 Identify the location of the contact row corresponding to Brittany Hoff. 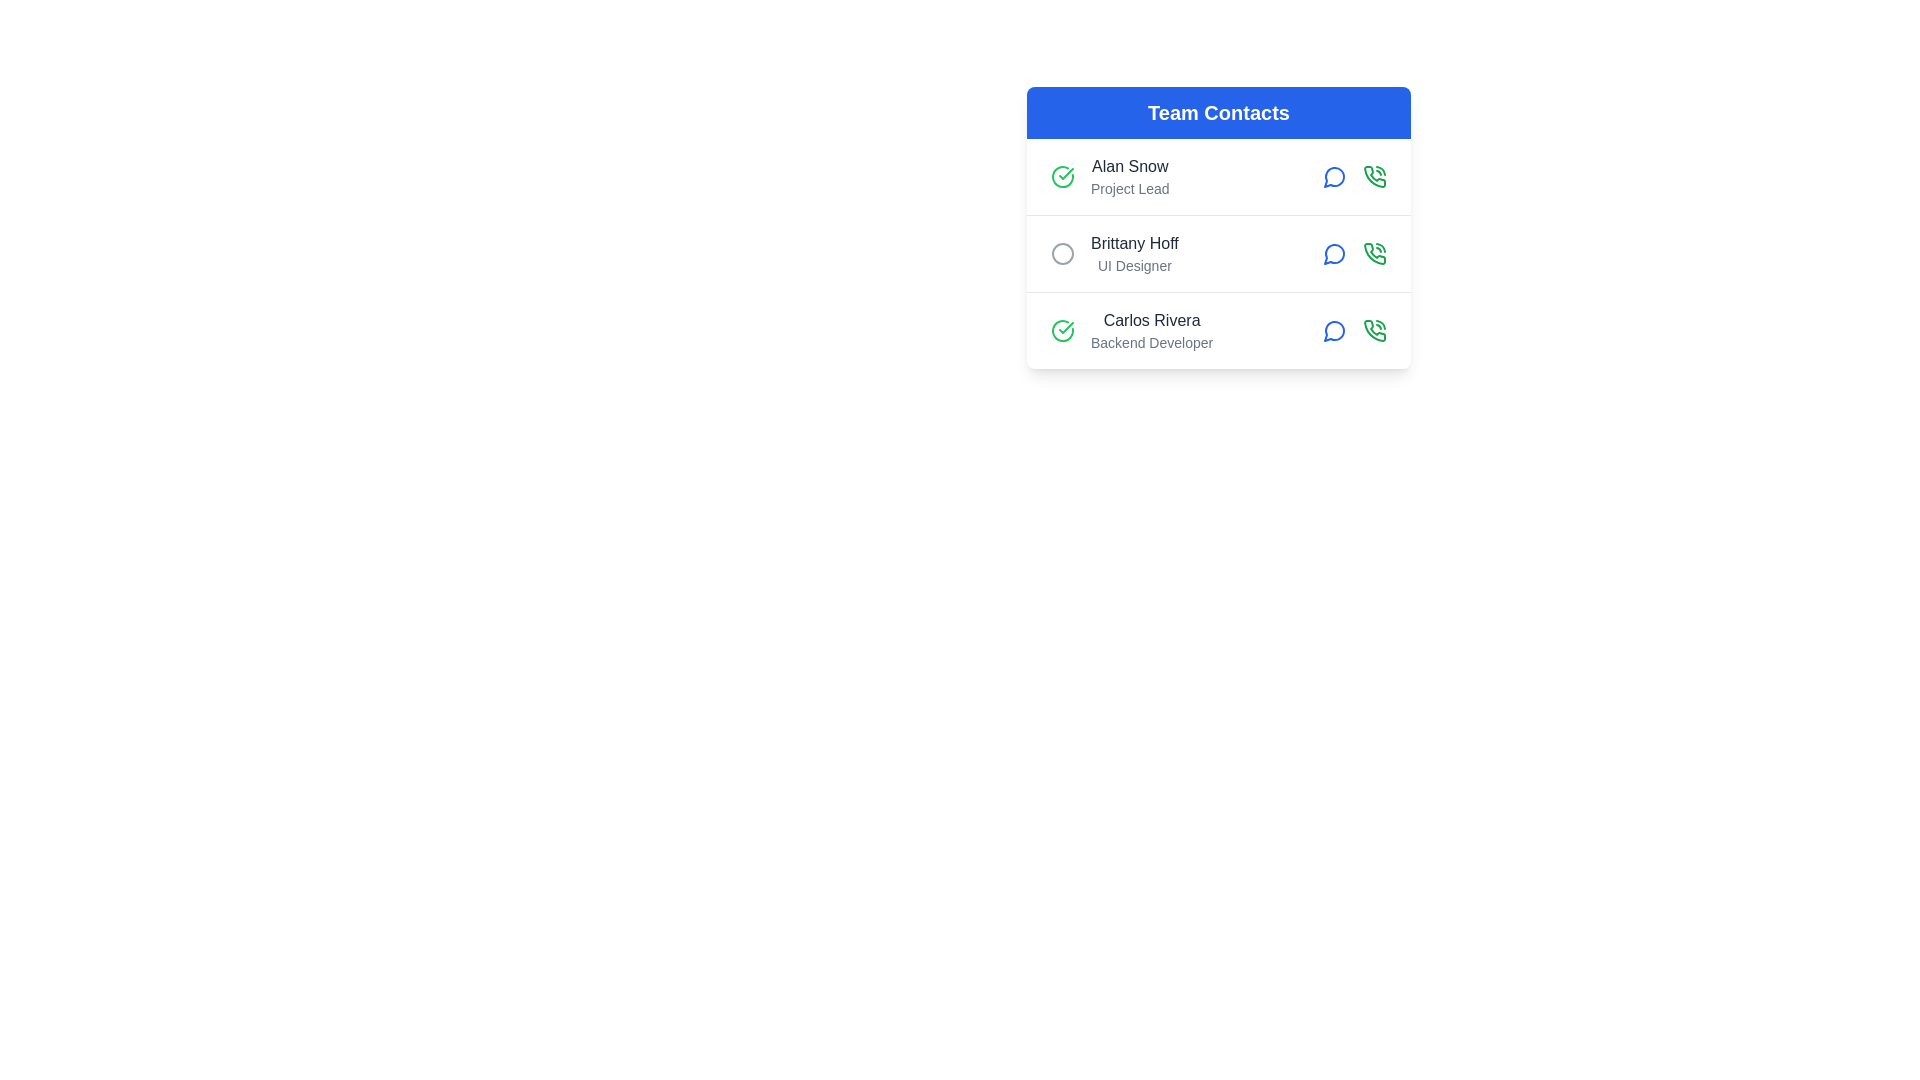
(1218, 252).